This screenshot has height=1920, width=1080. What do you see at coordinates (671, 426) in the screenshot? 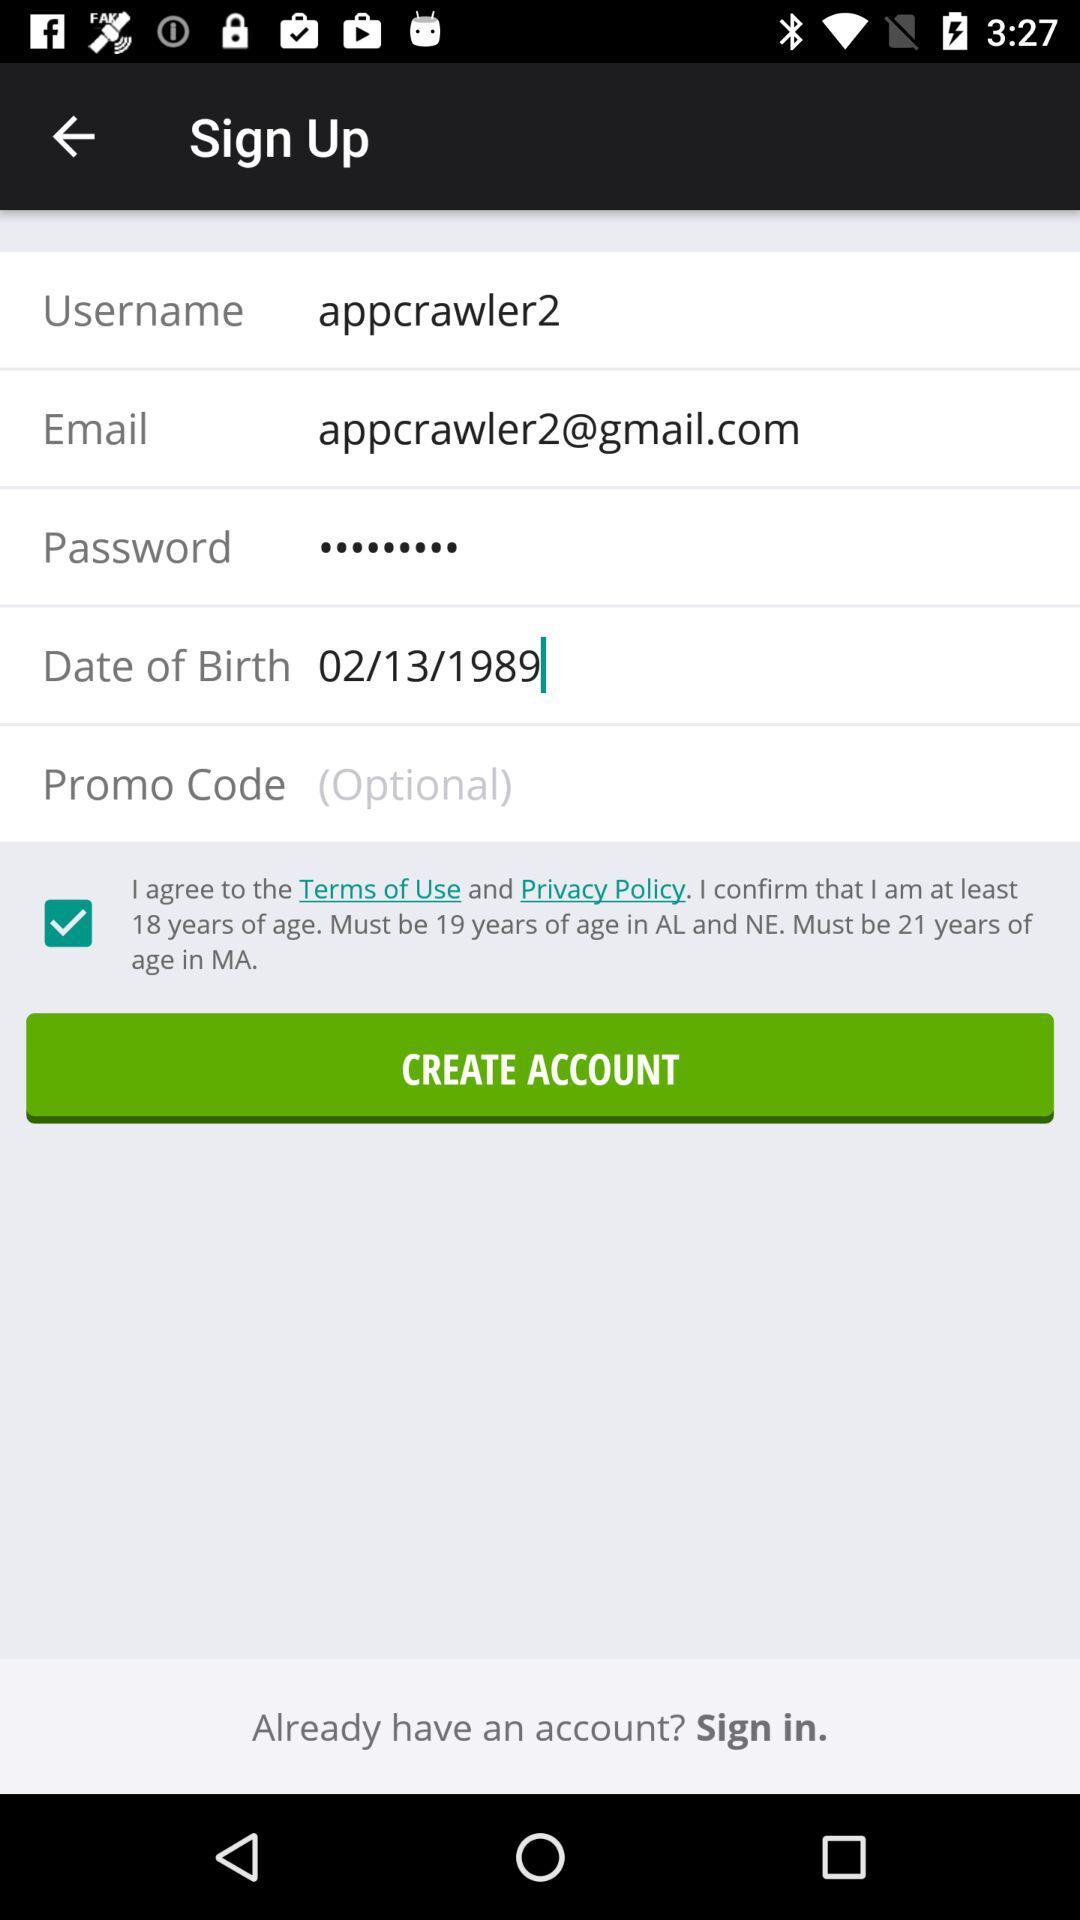
I see `the icon below appcrawler2 item` at bounding box center [671, 426].